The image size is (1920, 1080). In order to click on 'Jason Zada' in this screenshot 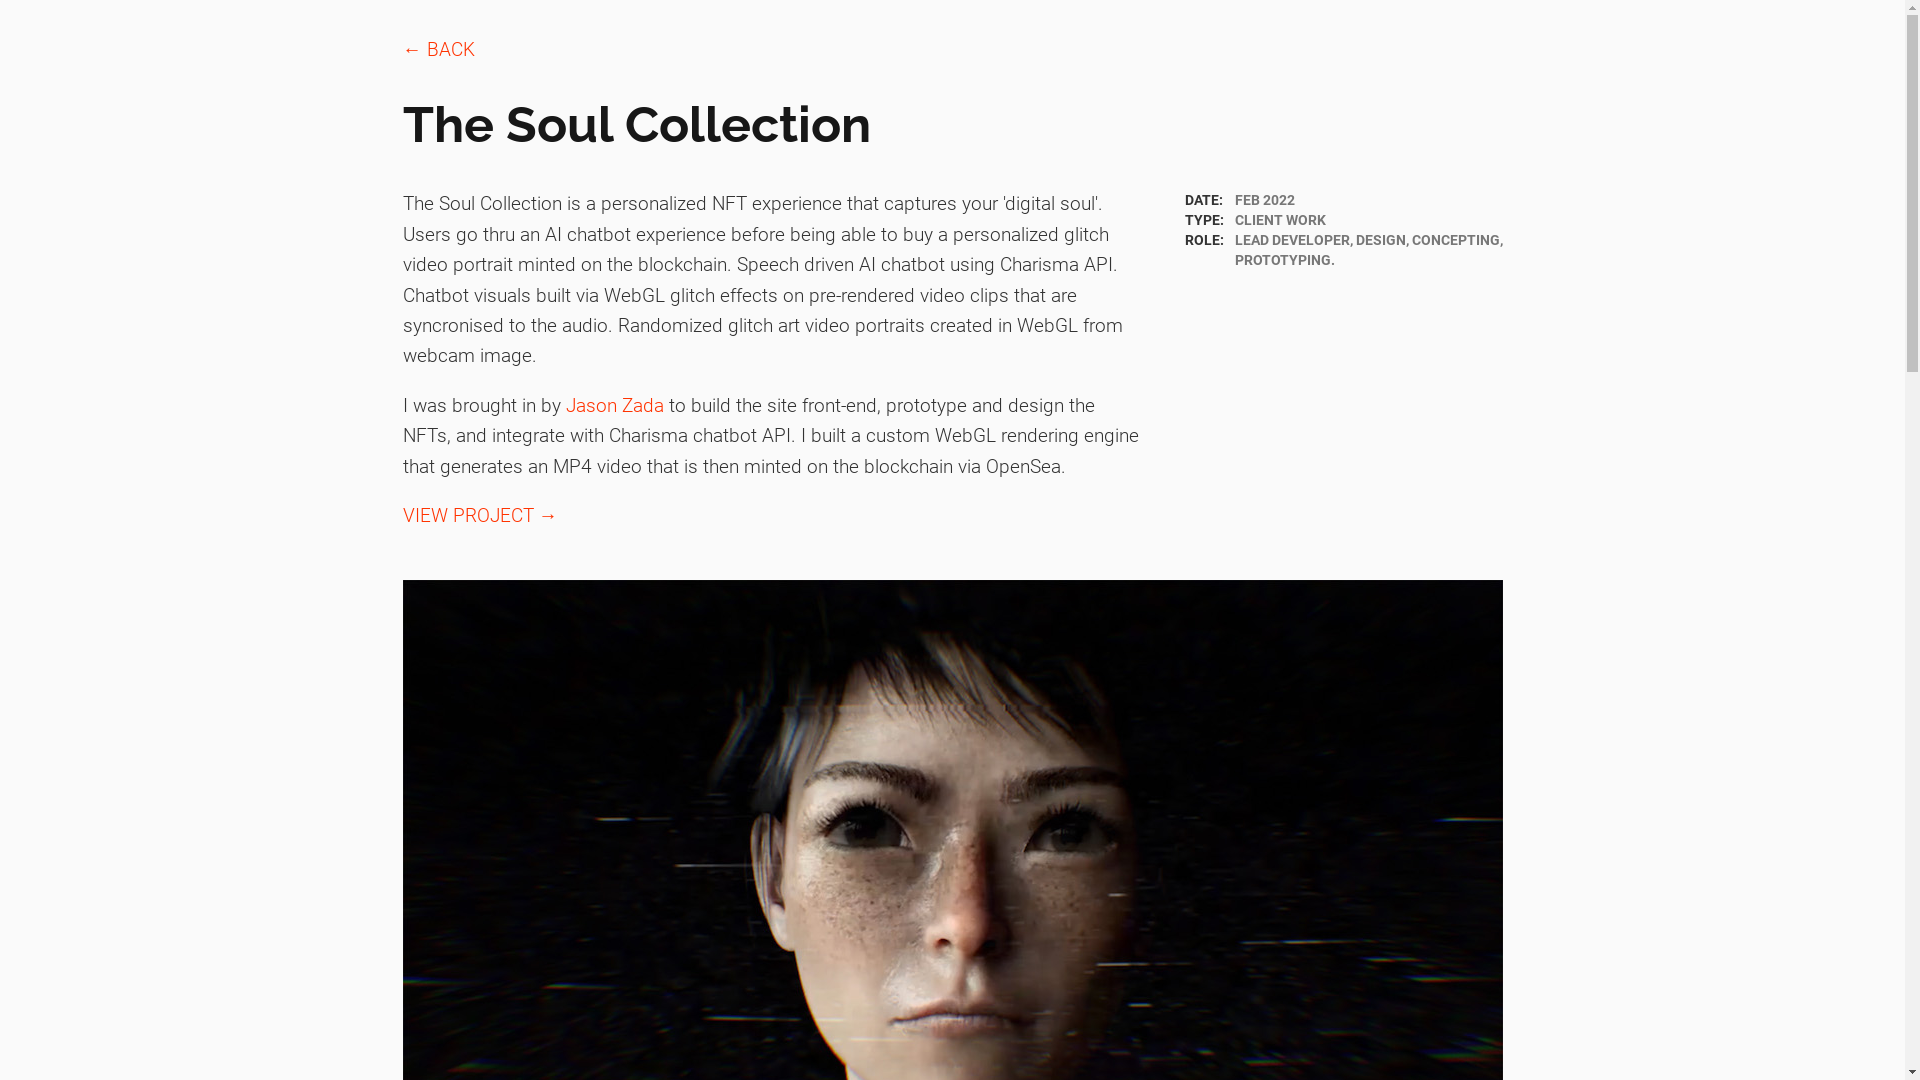, I will do `click(613, 405)`.